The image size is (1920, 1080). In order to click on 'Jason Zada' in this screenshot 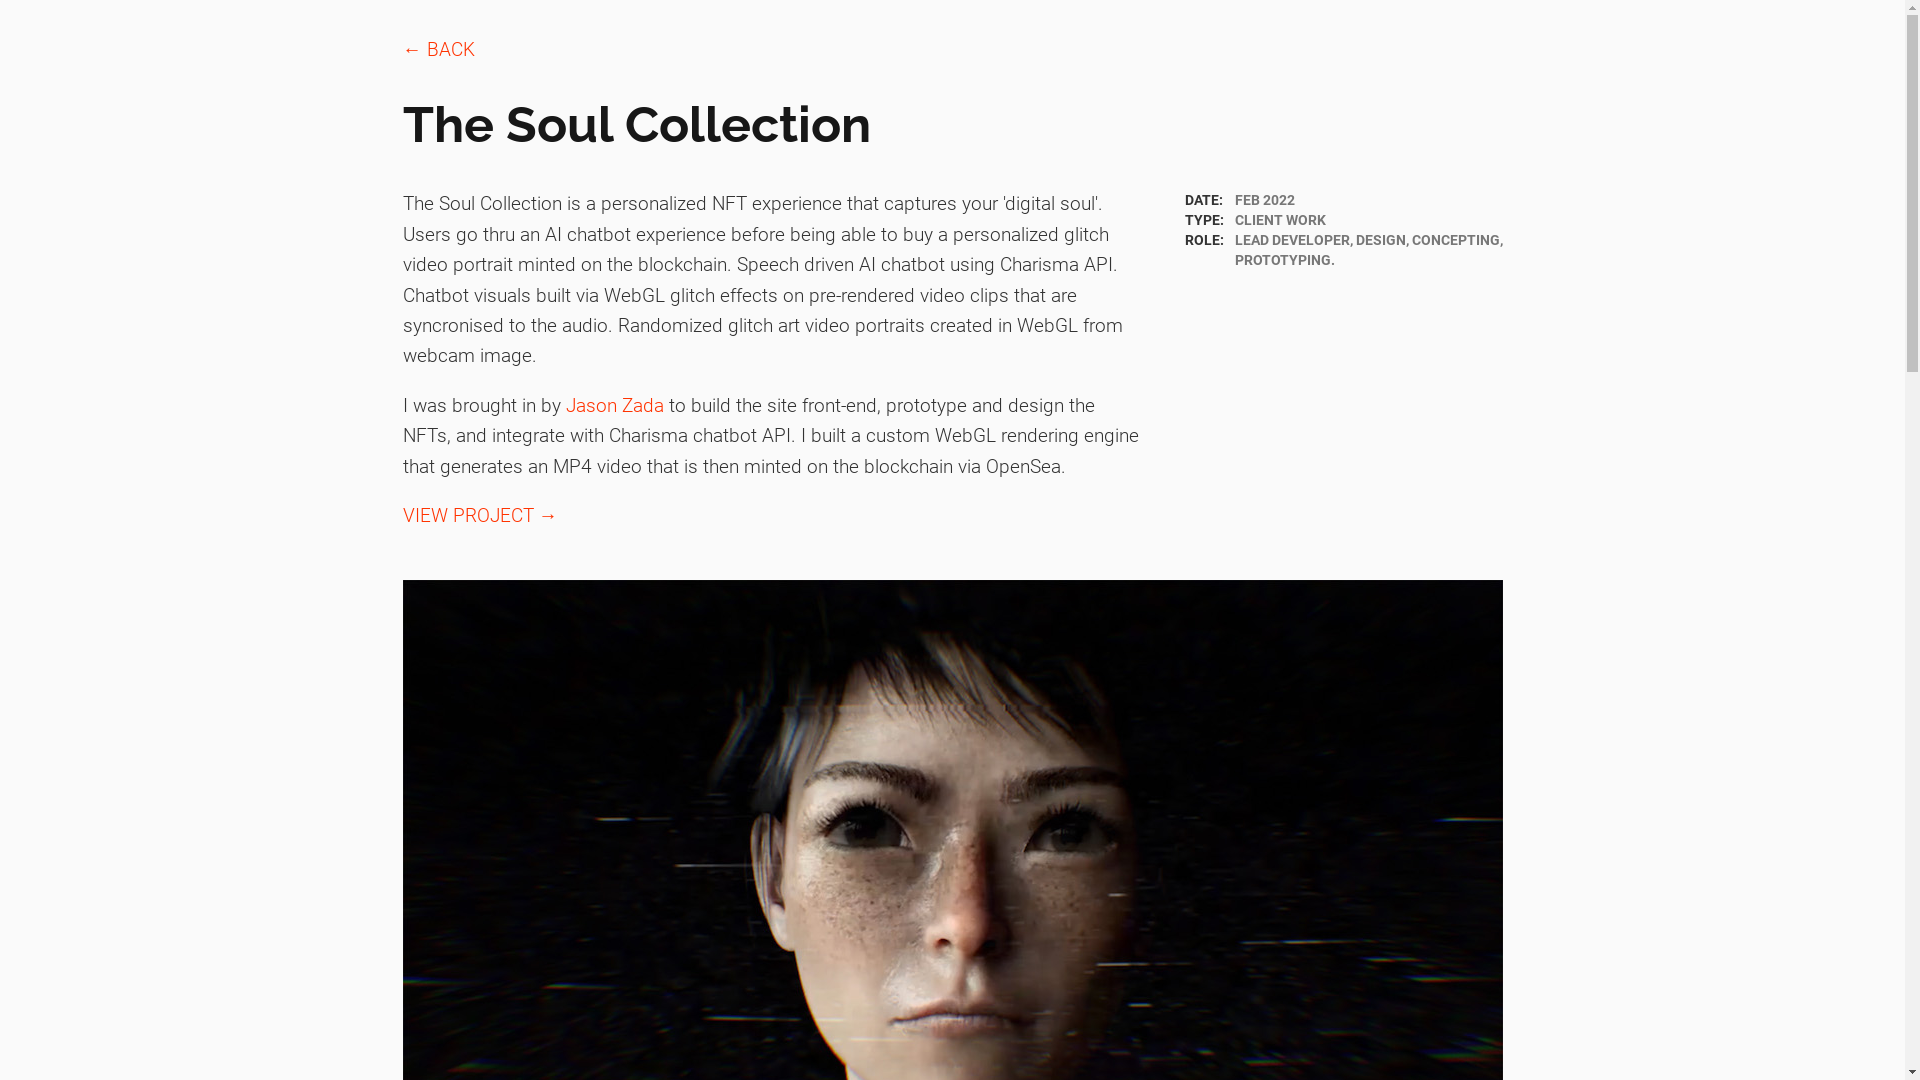, I will do `click(613, 405)`.